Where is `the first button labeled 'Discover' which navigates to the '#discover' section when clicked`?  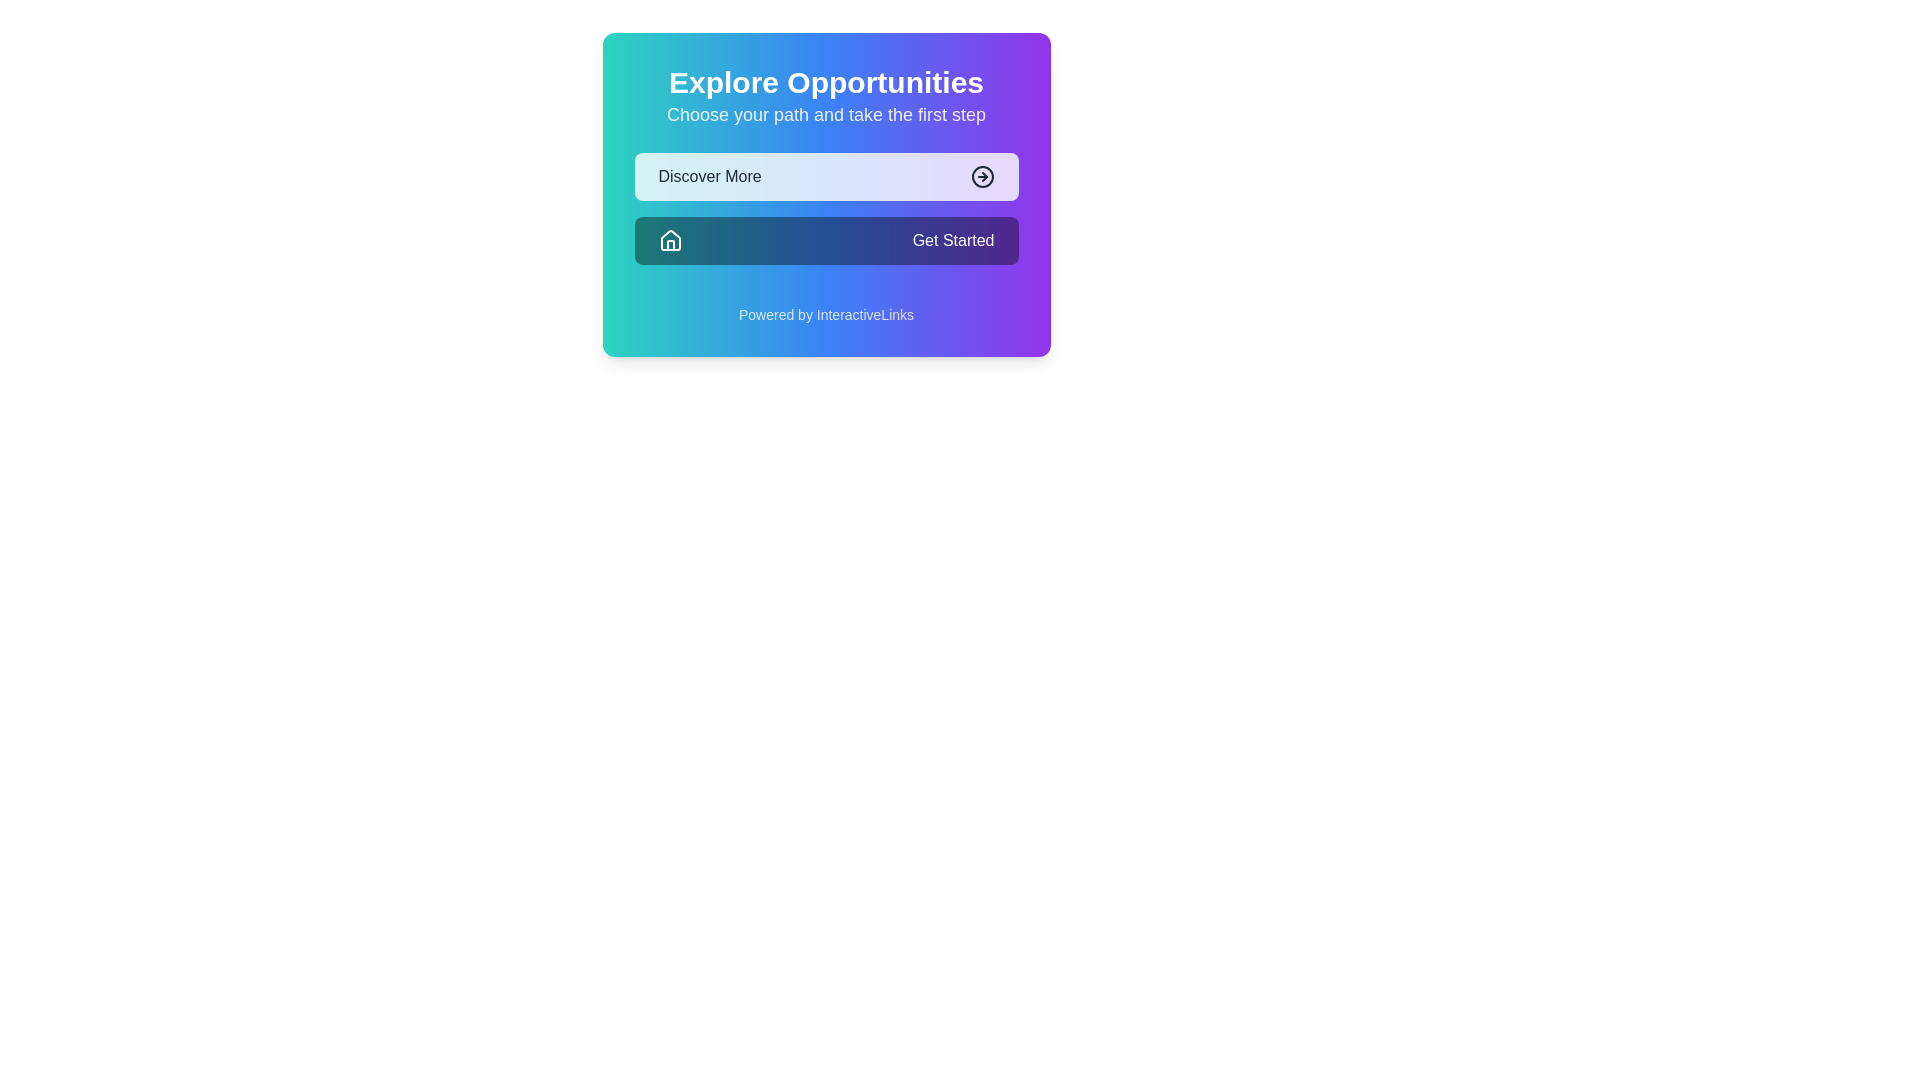
the first button labeled 'Discover' which navigates to the '#discover' section when clicked is located at coordinates (826, 176).